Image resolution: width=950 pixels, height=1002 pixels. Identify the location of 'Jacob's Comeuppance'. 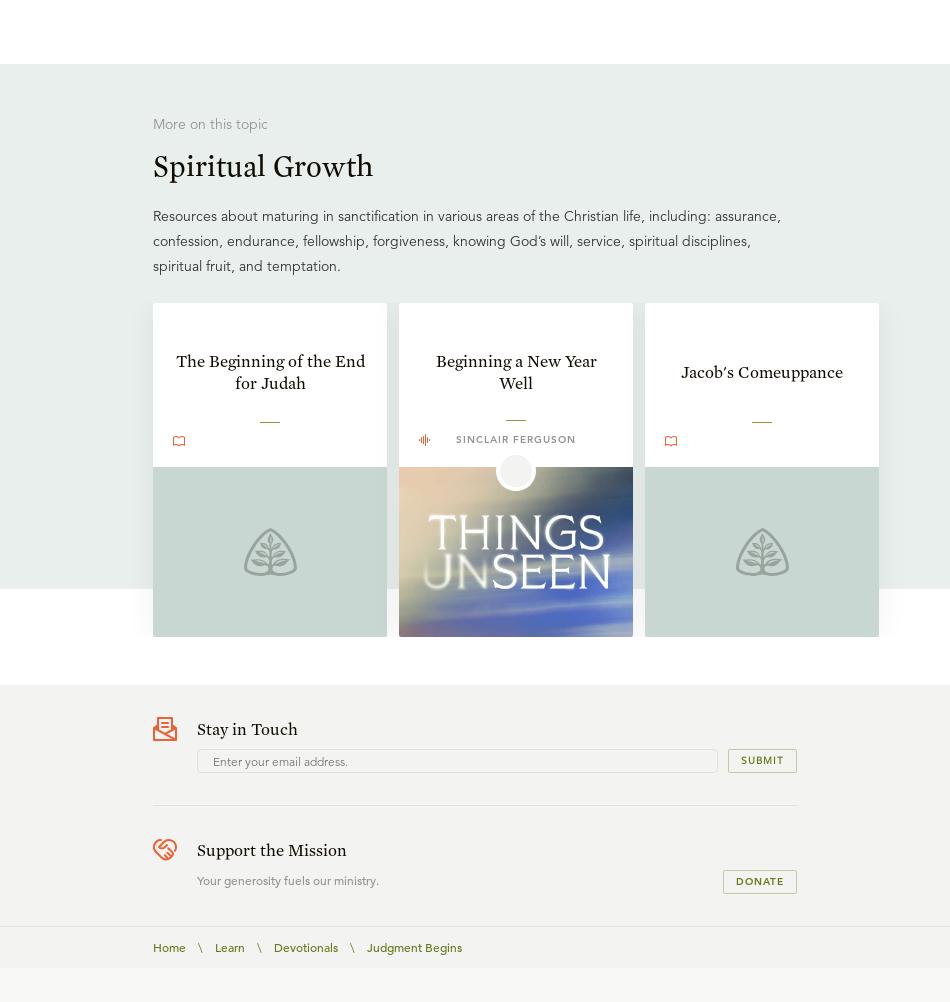
(760, 372).